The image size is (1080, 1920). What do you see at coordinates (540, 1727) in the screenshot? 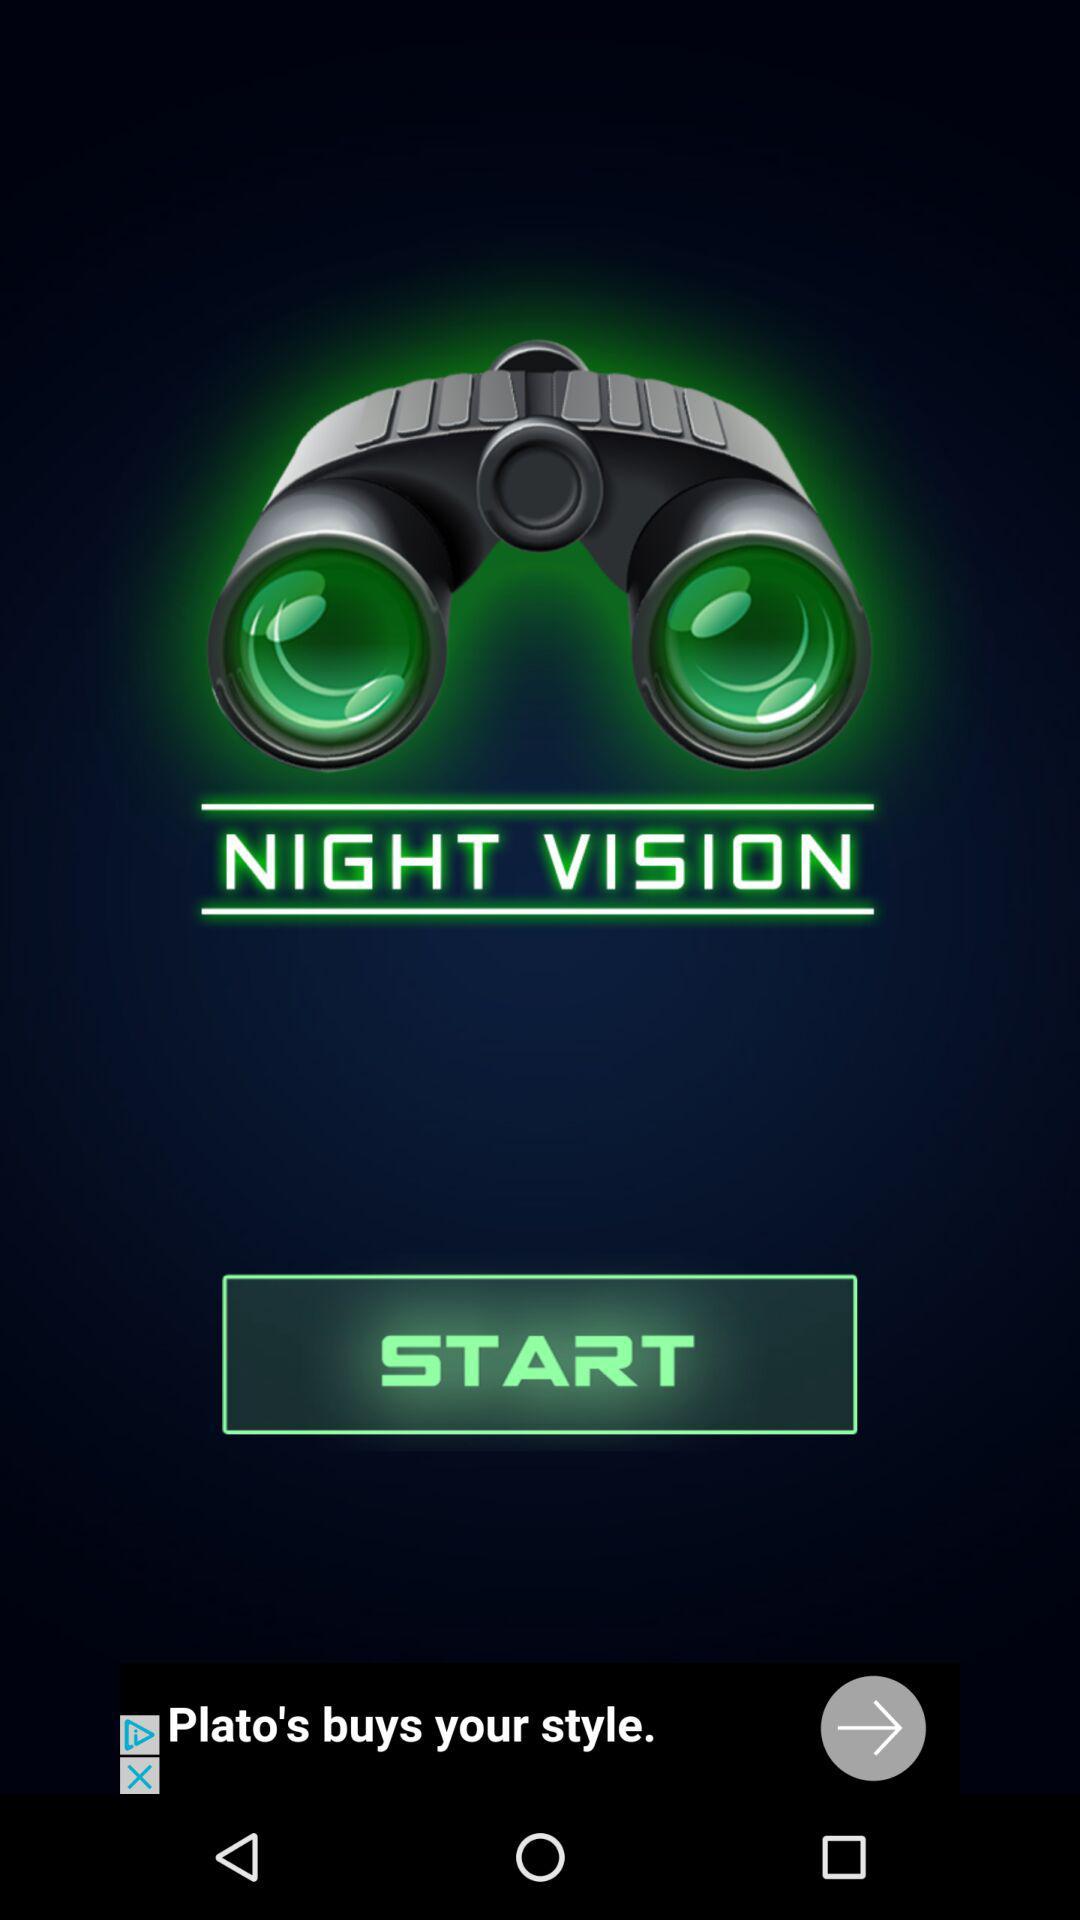
I see `for binoculars` at bounding box center [540, 1727].